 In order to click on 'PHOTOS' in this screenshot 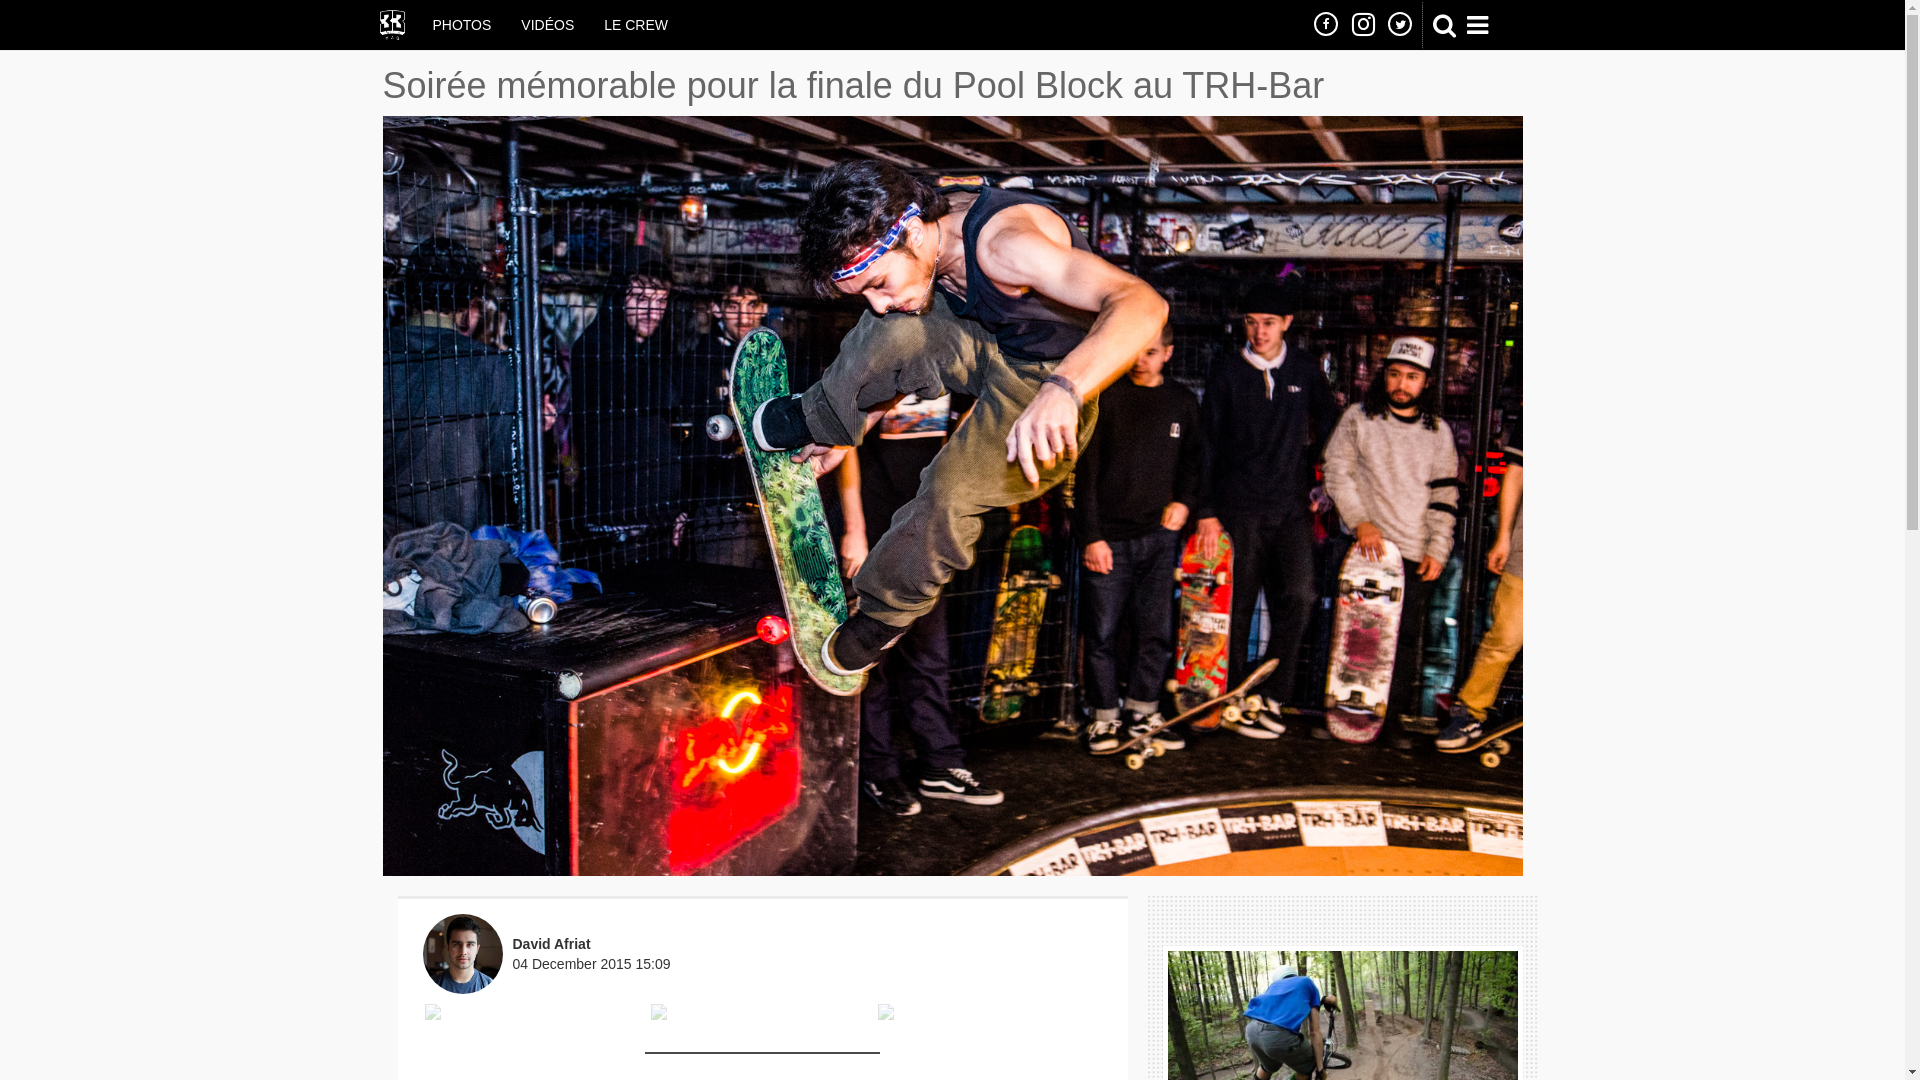, I will do `click(460, 24)`.